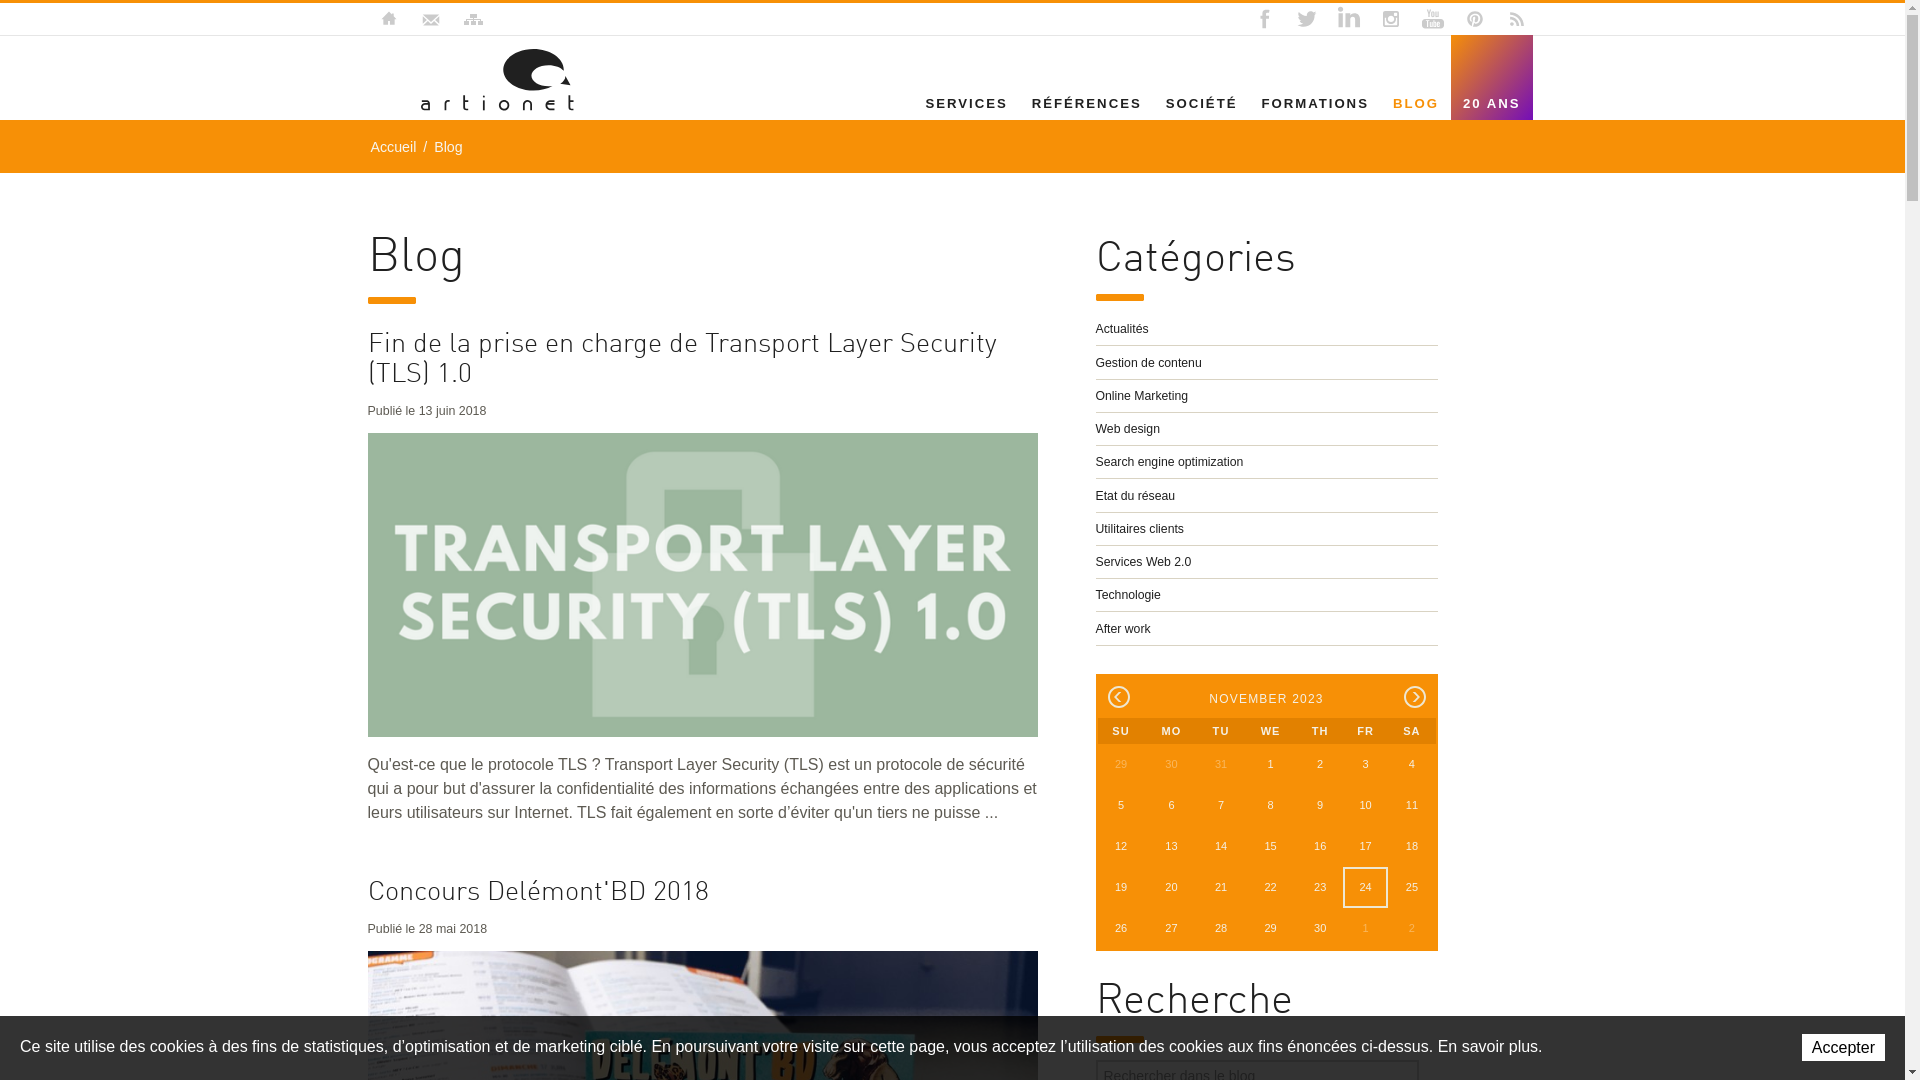 The image size is (1920, 1080). What do you see at coordinates (1266, 396) in the screenshot?
I see `'Online Marketing'` at bounding box center [1266, 396].